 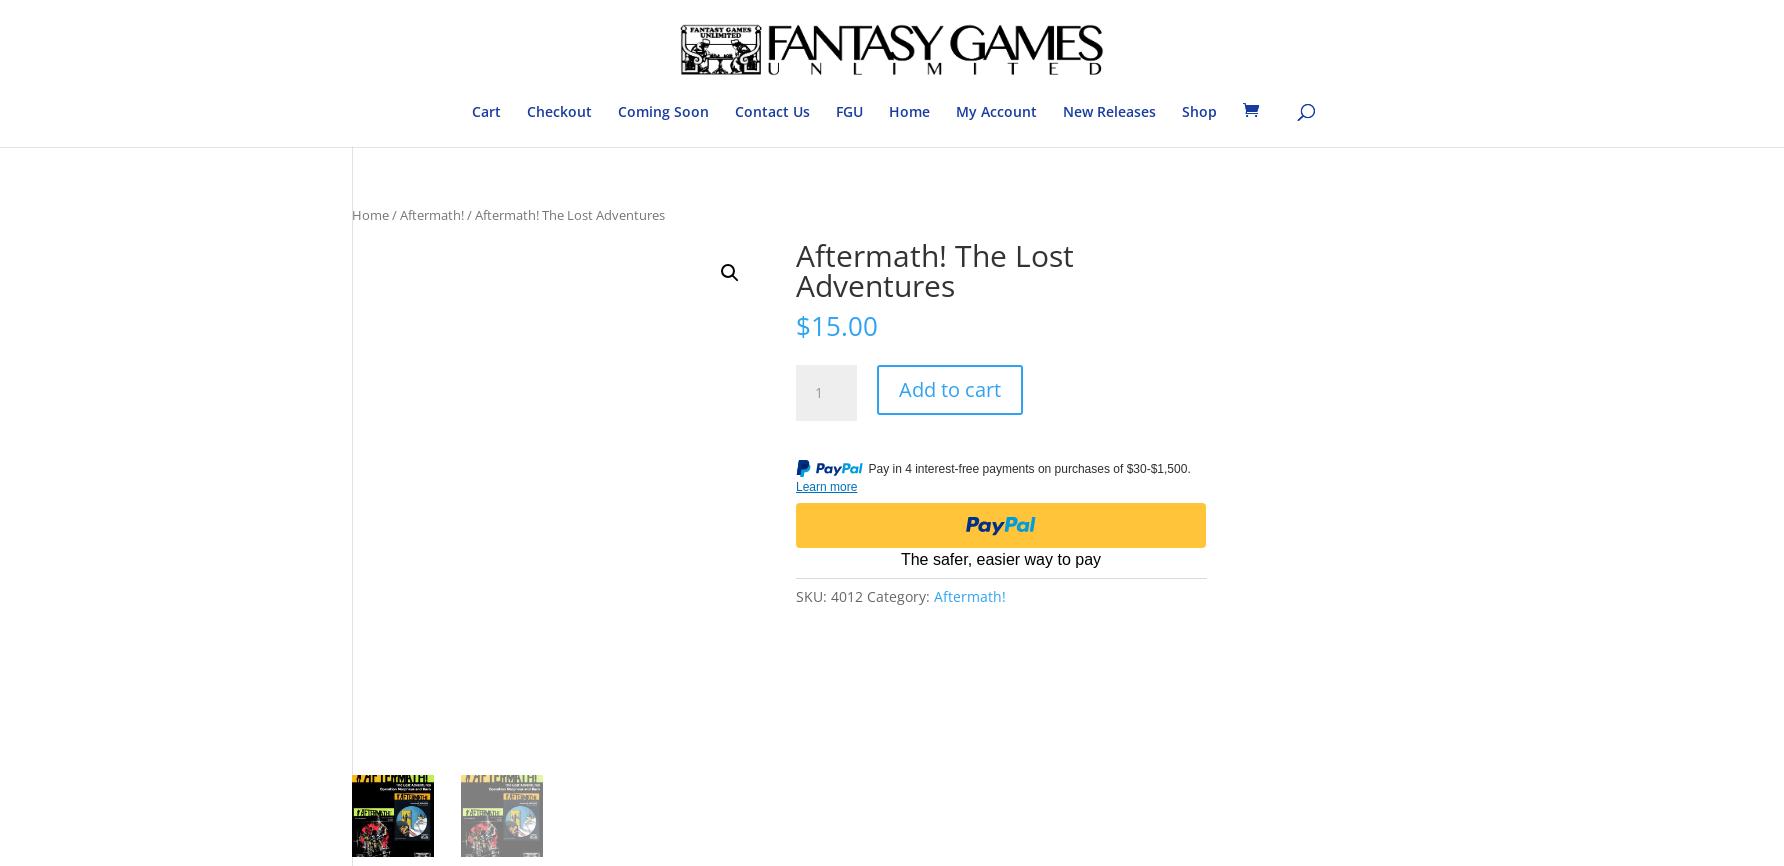 What do you see at coordinates (802, 324) in the screenshot?
I see `'$'` at bounding box center [802, 324].